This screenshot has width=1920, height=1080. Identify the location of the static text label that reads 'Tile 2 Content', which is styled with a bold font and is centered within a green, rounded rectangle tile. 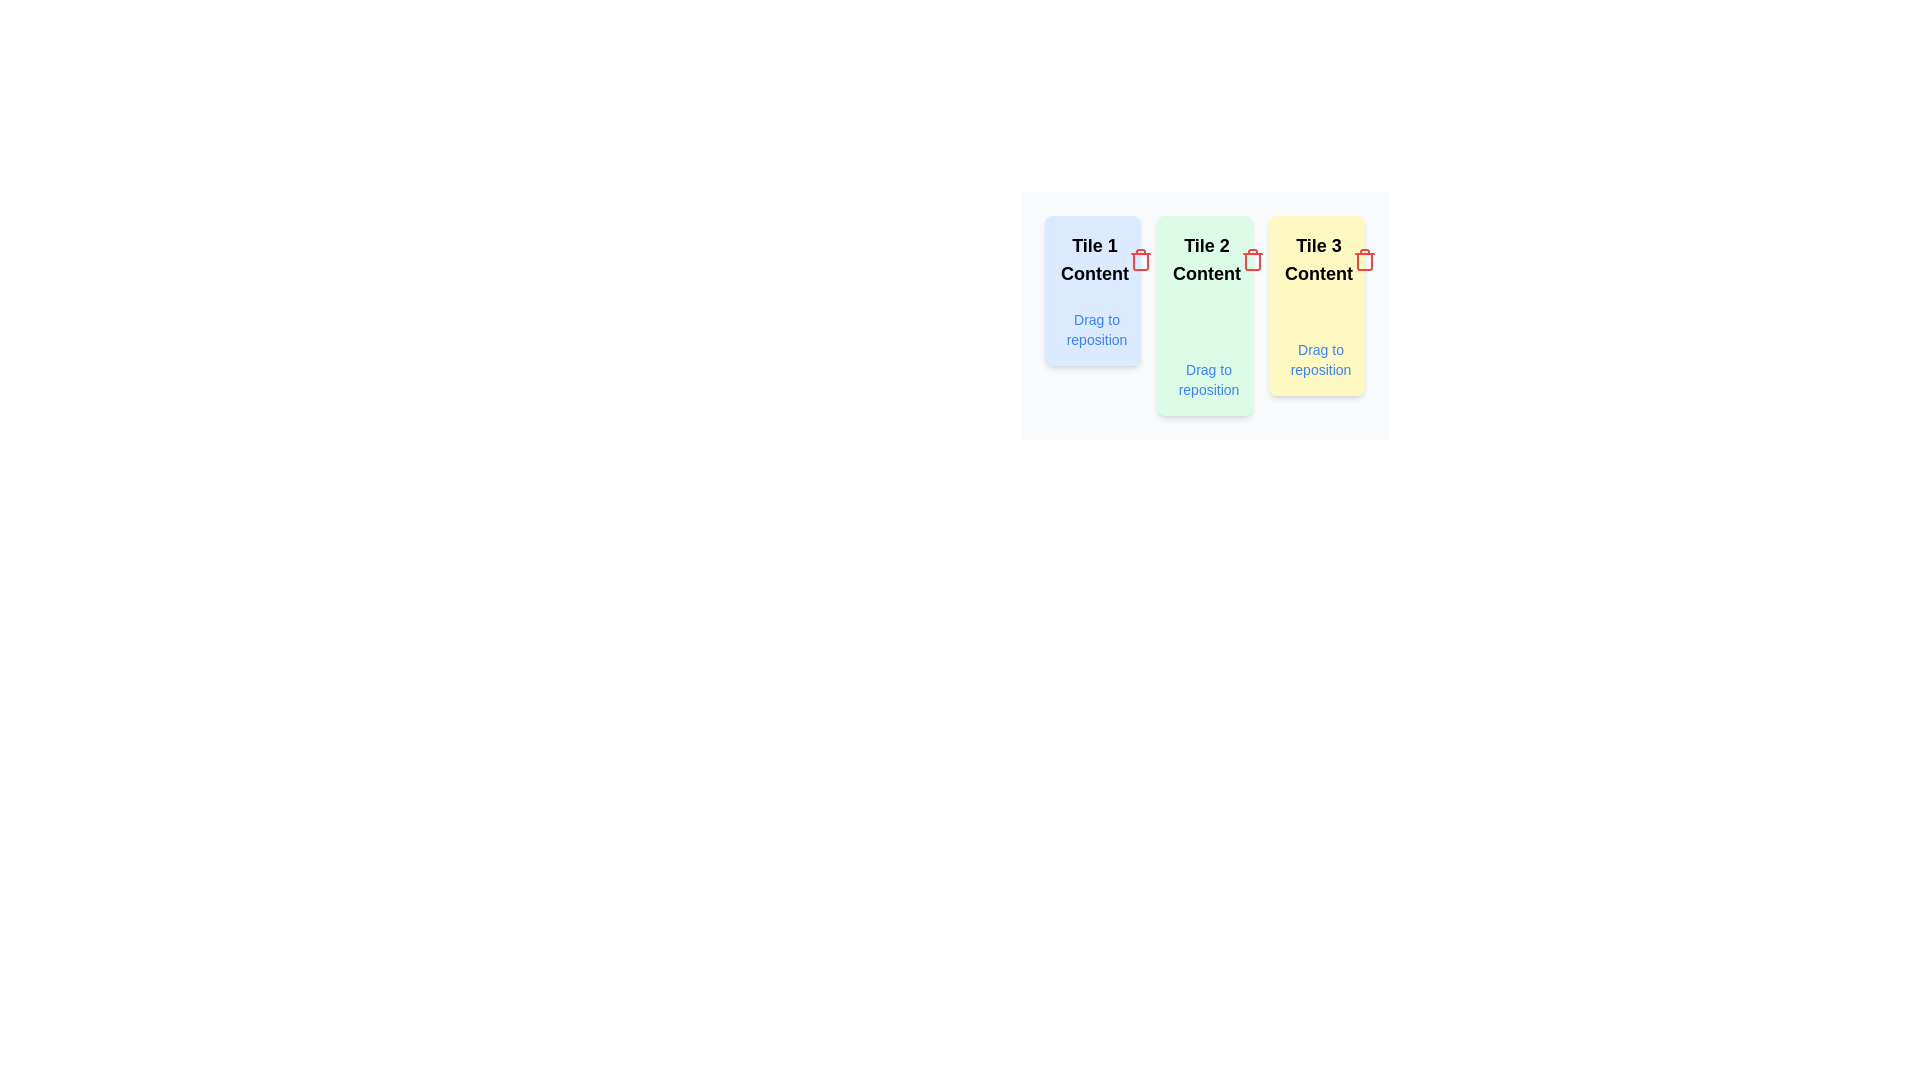
(1203, 258).